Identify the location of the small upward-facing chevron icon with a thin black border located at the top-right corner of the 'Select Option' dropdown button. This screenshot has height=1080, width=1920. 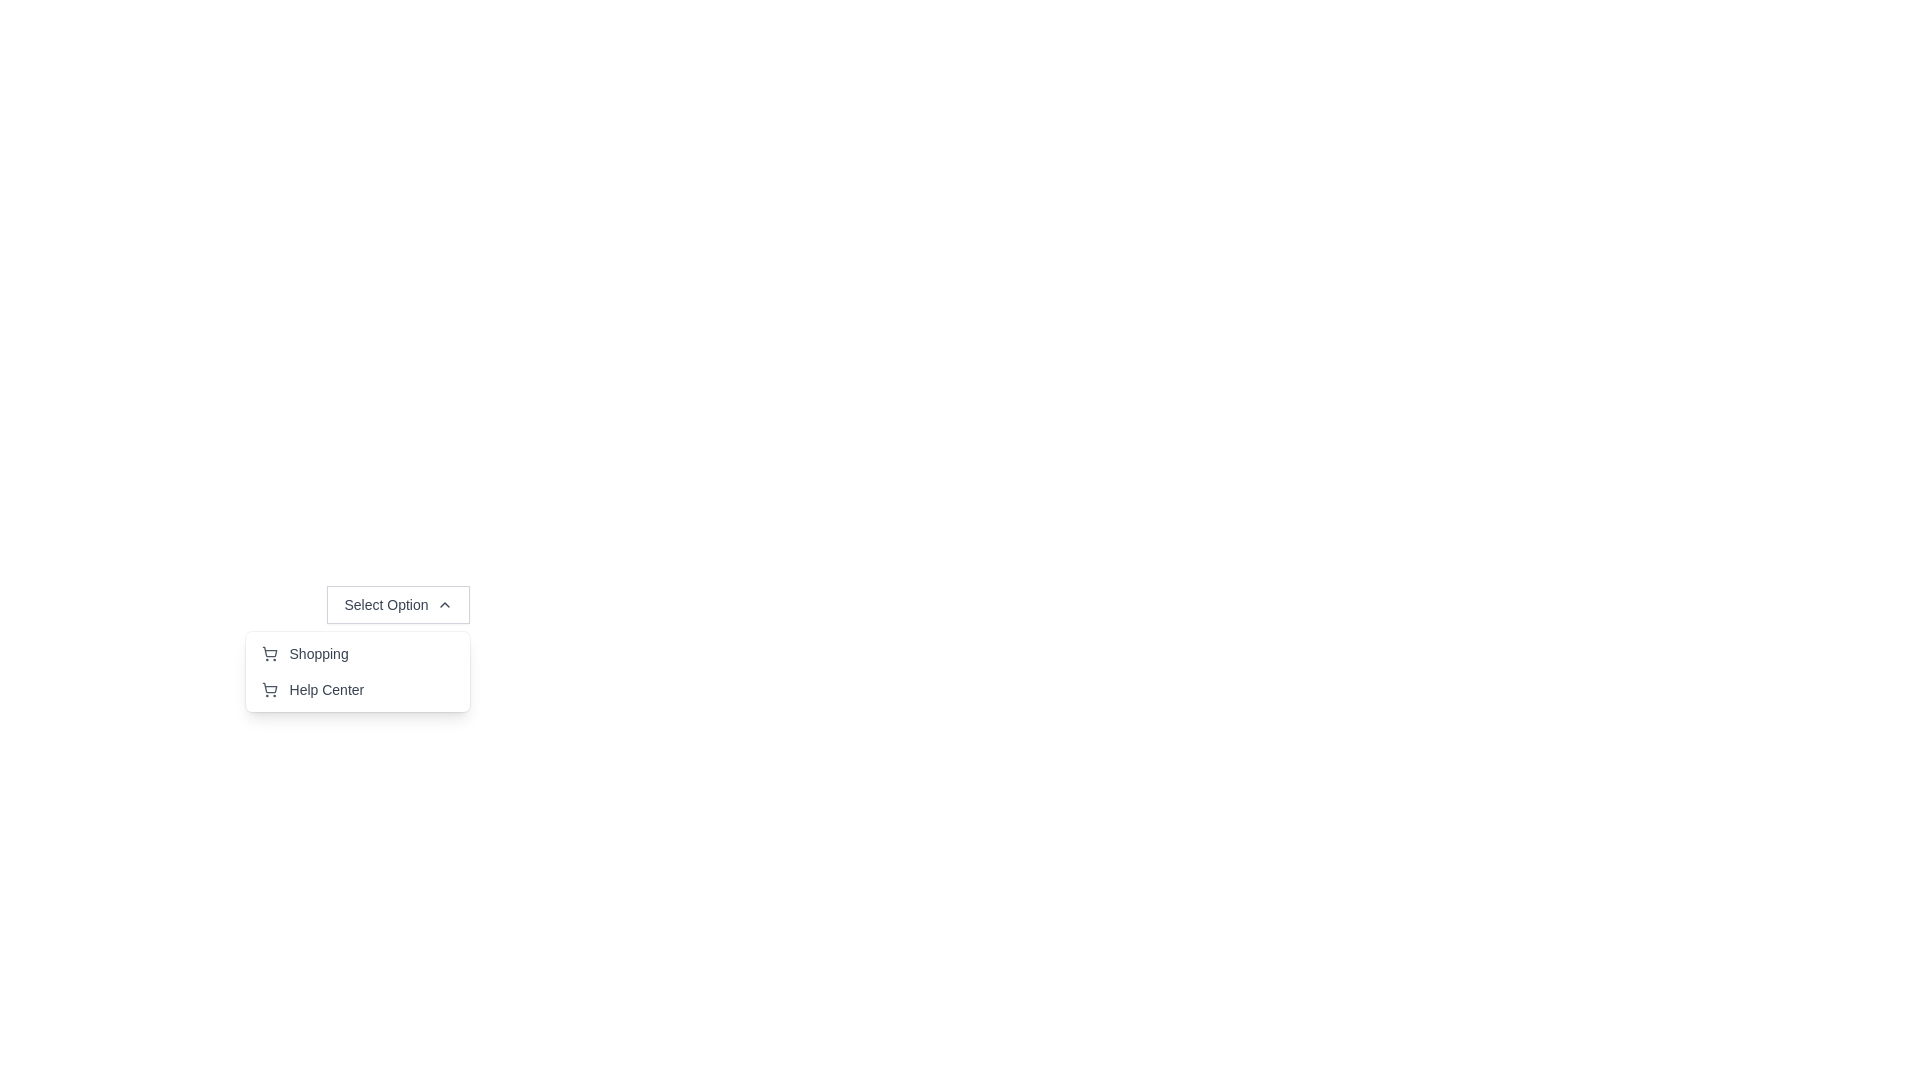
(443, 604).